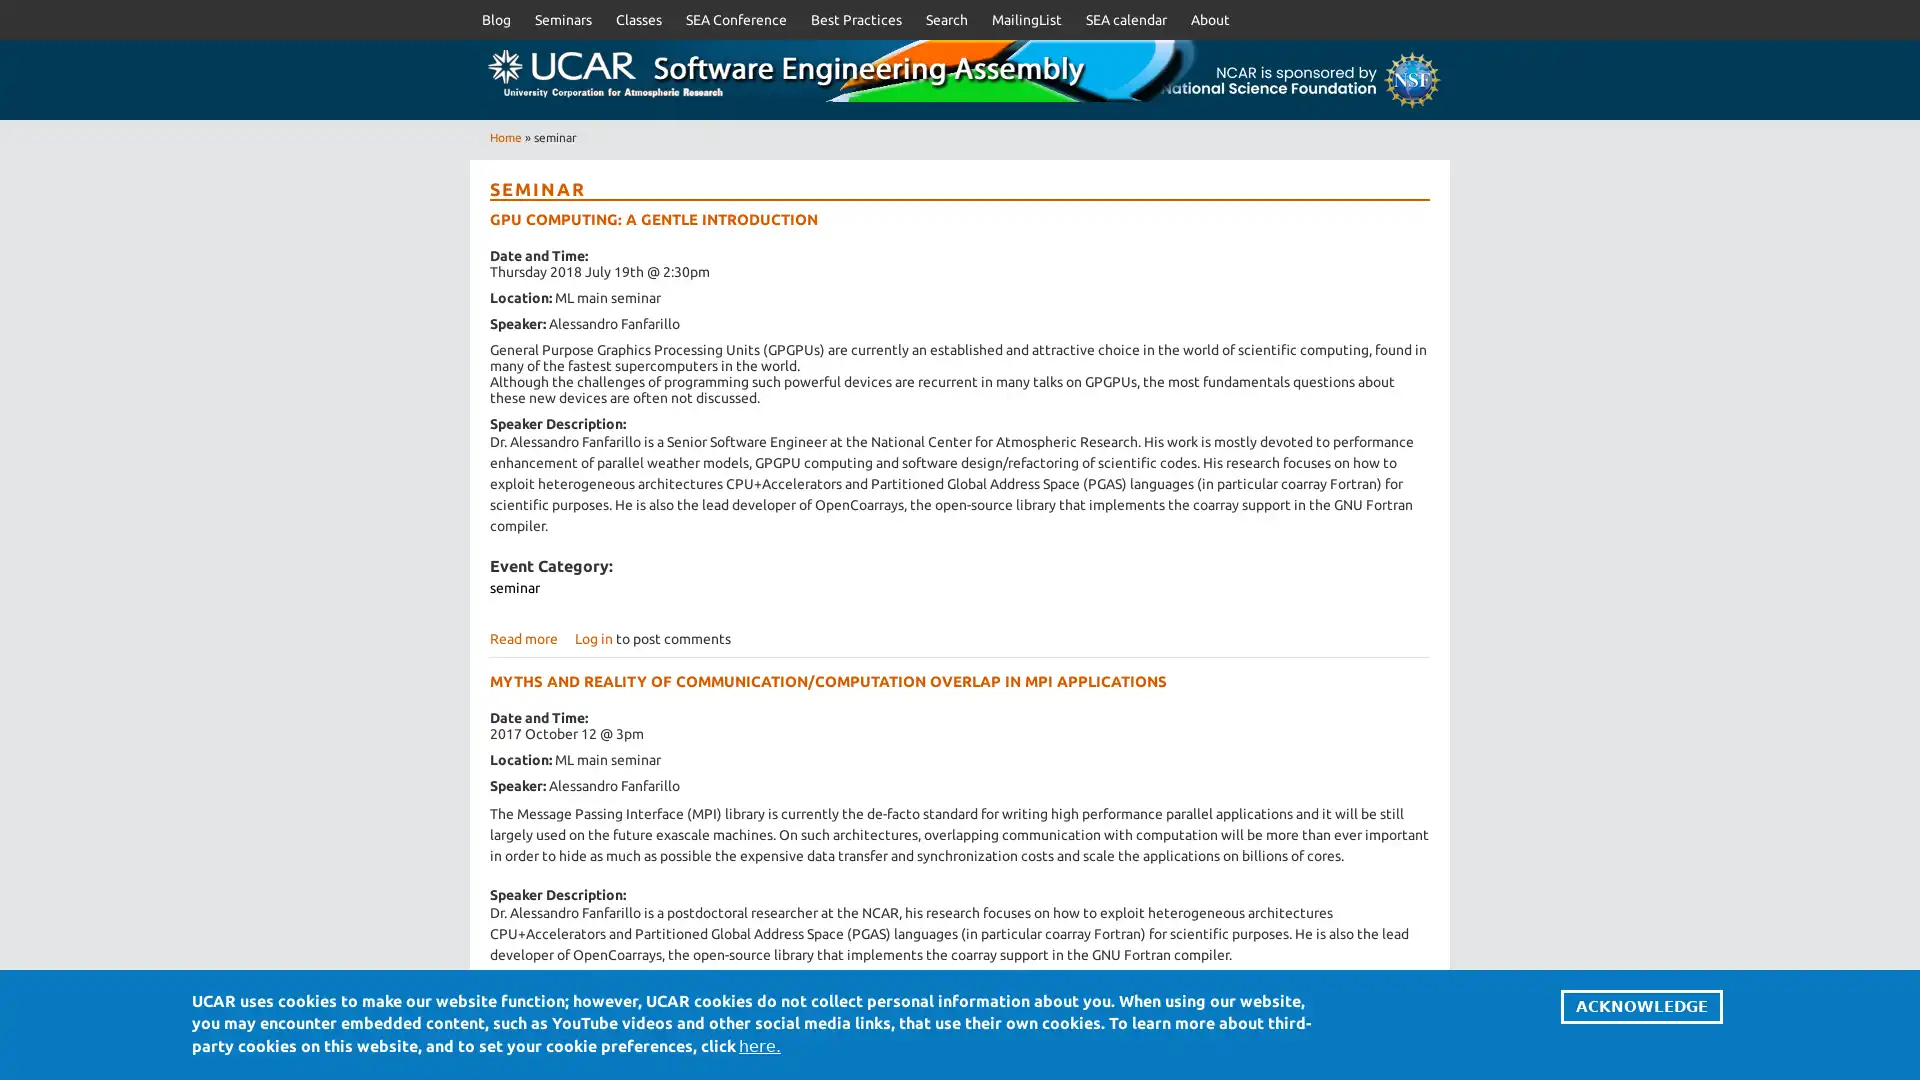 The height and width of the screenshot is (1080, 1920). I want to click on here., so click(758, 1044).